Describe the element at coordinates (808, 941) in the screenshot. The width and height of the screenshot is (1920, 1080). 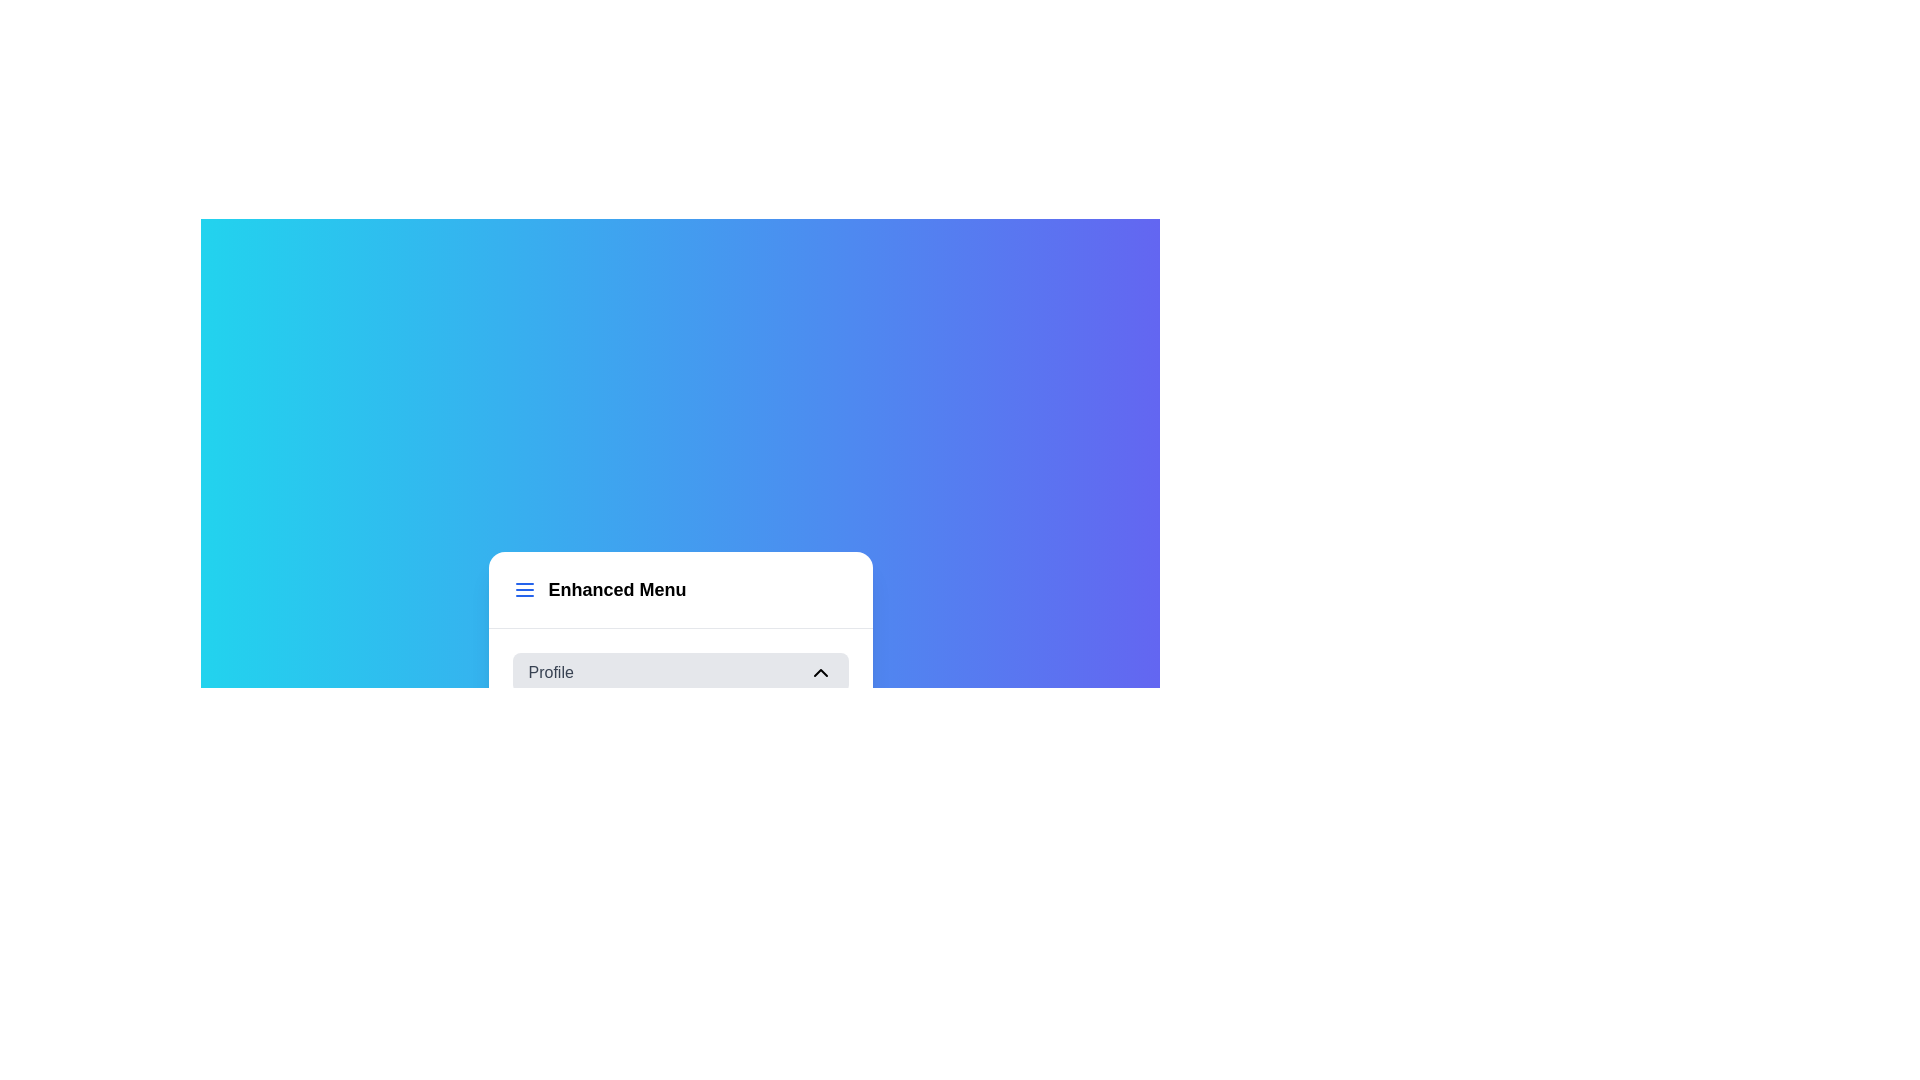
I see `the HelpCircle icon in the footer` at that location.